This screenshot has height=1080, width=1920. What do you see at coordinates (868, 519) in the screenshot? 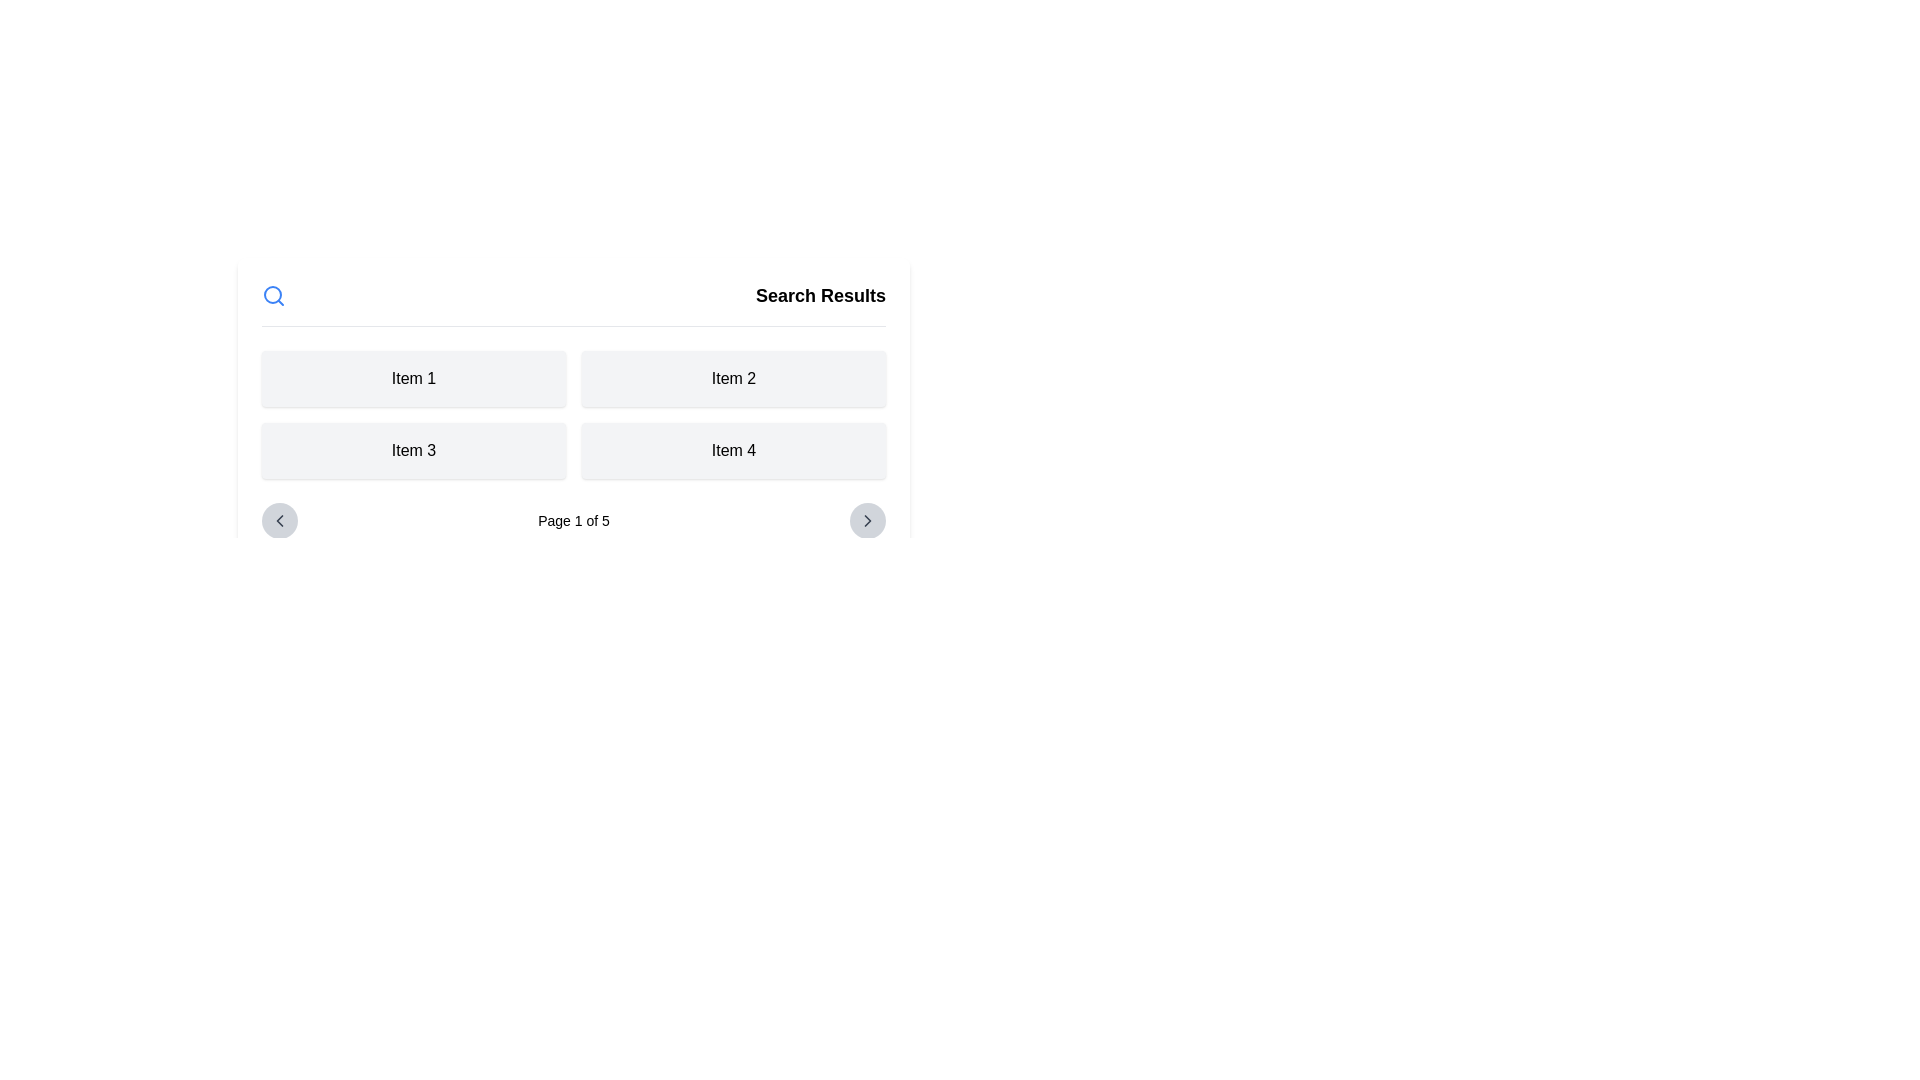
I see `the next-page button located in the lower right corner of the interface` at bounding box center [868, 519].